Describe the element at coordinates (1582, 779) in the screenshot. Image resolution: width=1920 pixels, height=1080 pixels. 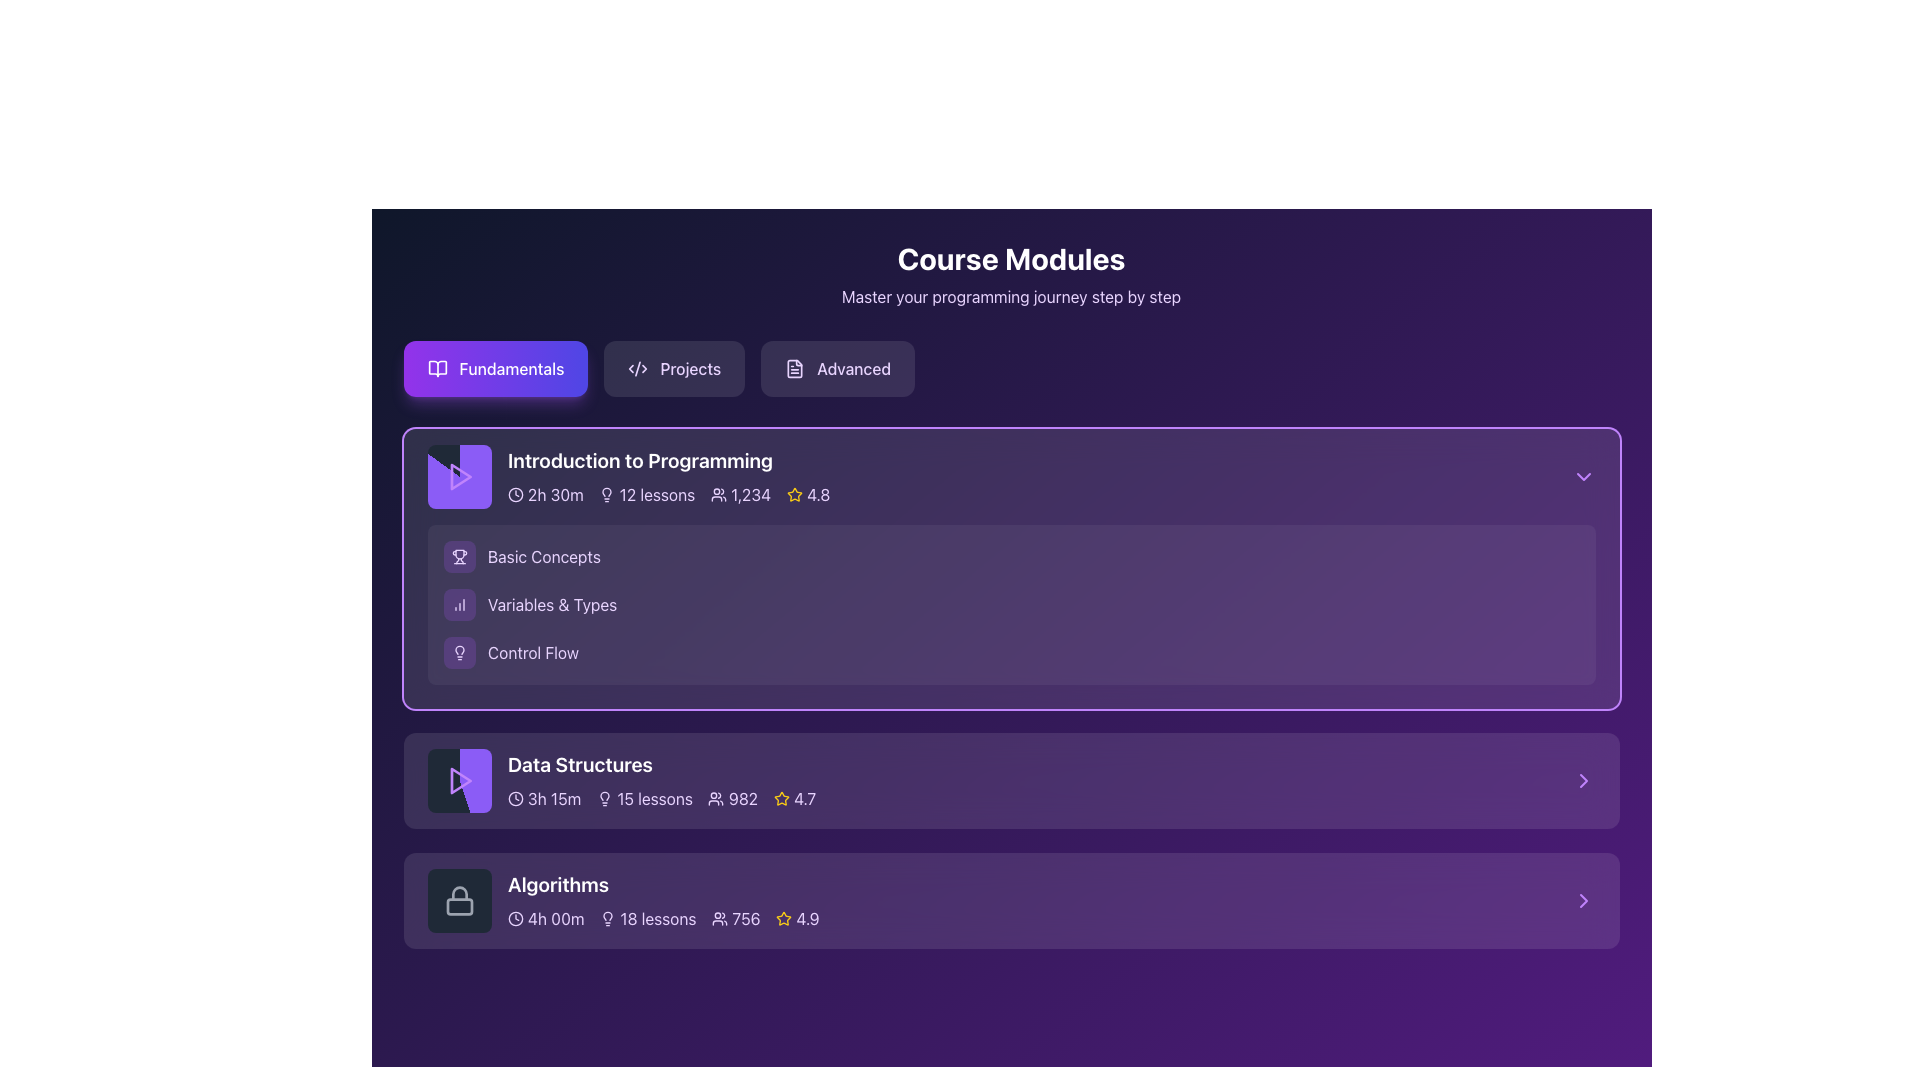
I see `the navigation icon at the far right of the 'Data Structures' section` at that location.